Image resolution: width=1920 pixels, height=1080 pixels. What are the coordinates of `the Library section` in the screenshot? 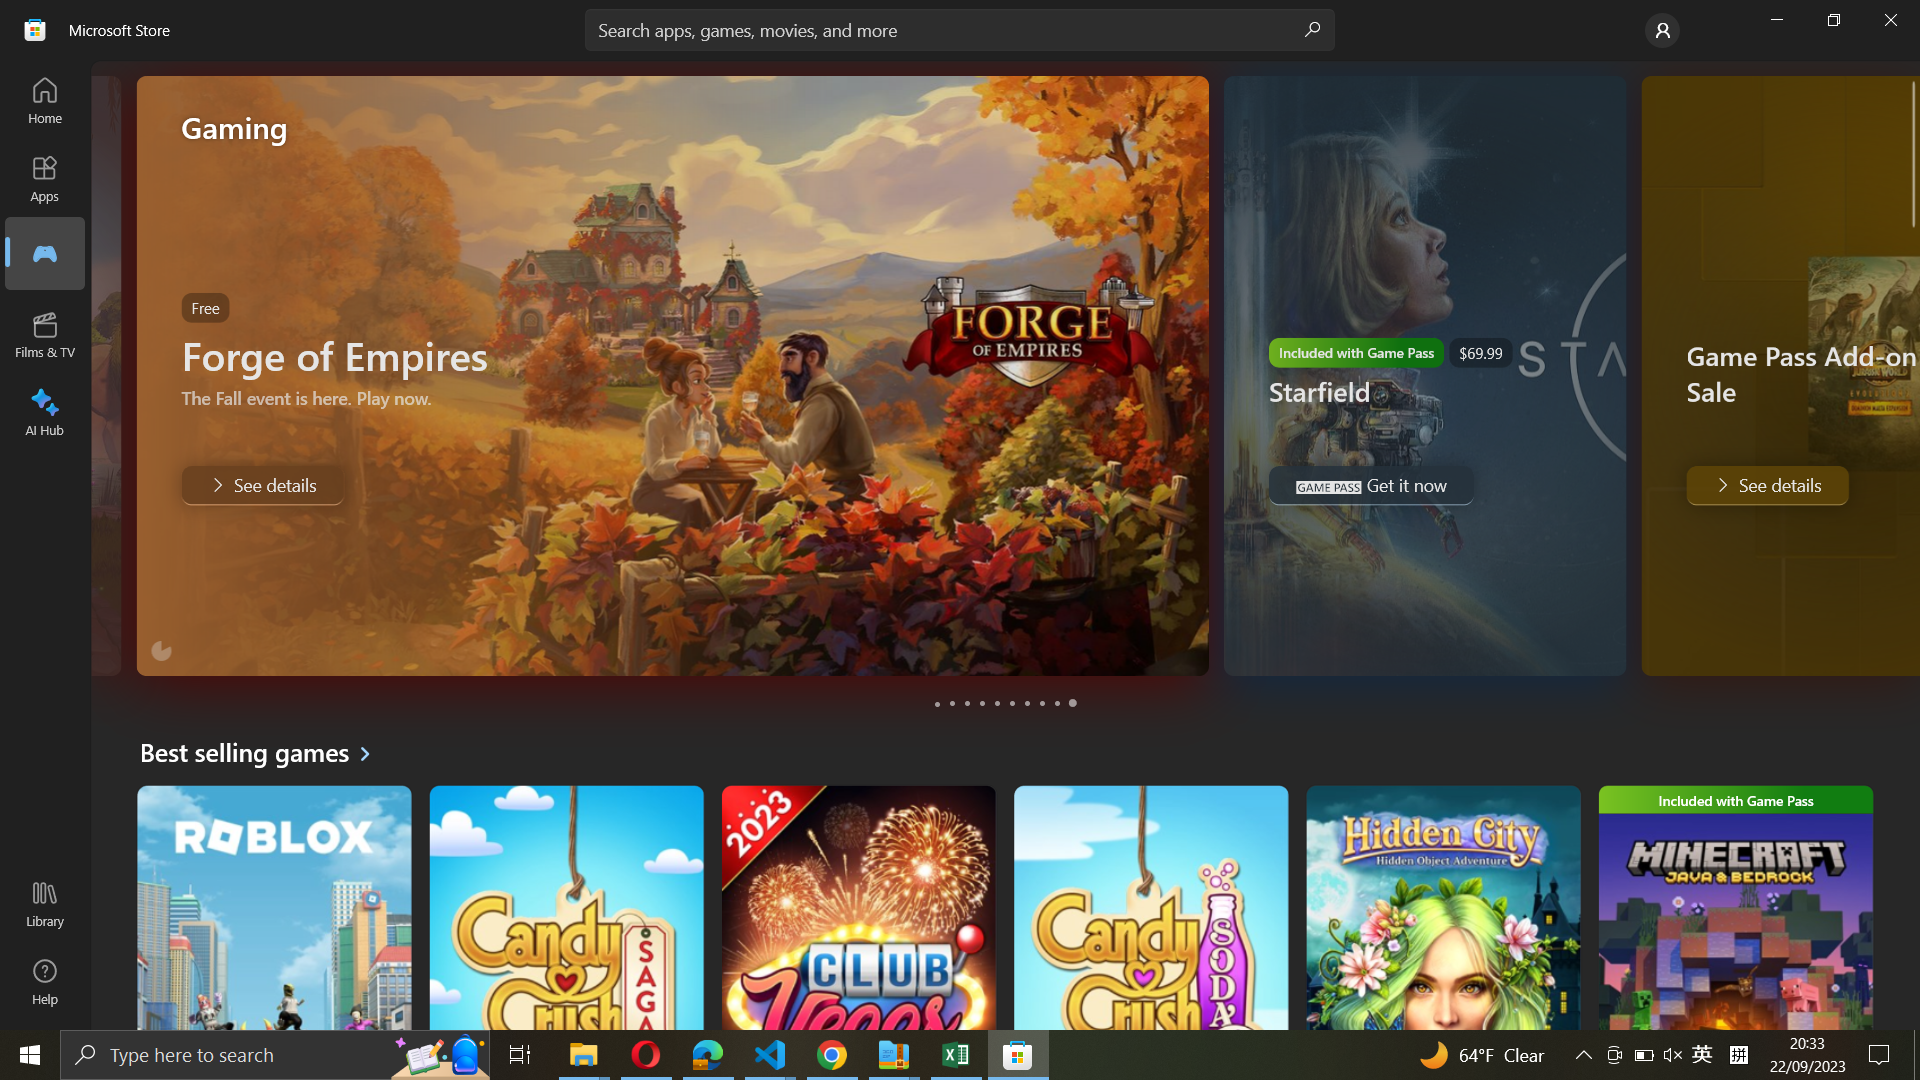 It's located at (48, 906).